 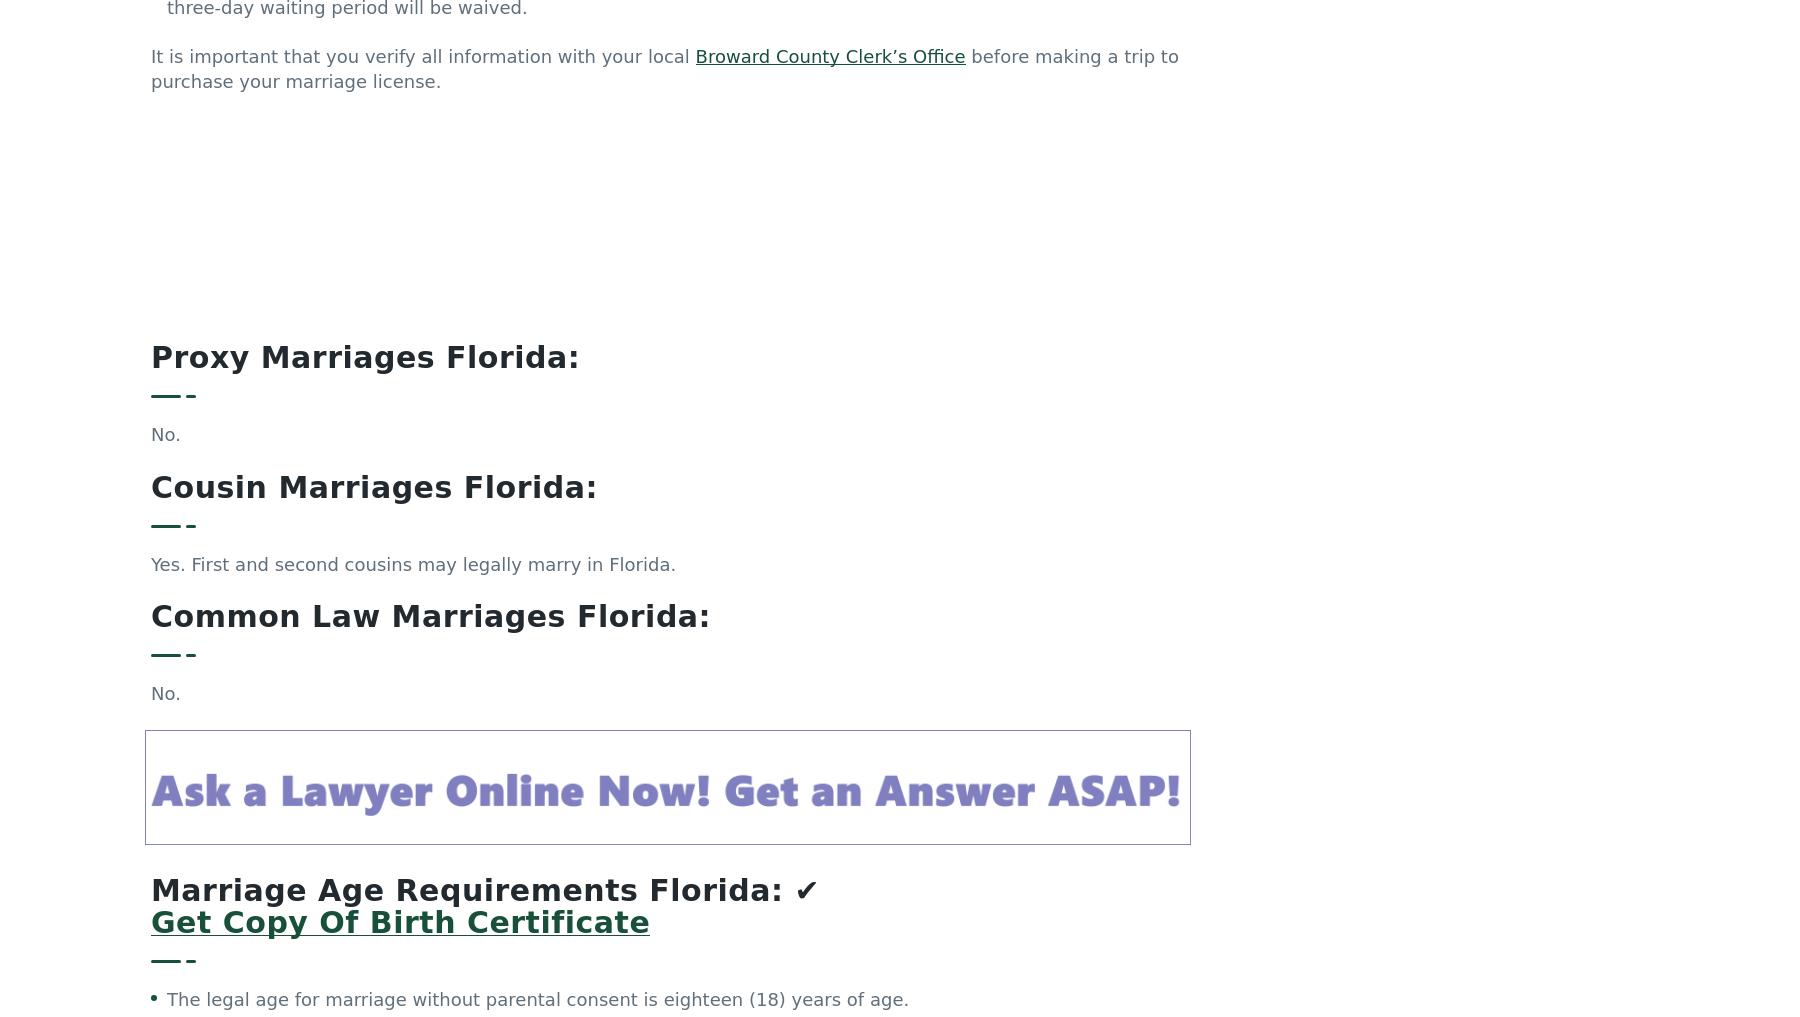 I want to click on 'Cousin Marriages Florida:', so click(x=374, y=295).